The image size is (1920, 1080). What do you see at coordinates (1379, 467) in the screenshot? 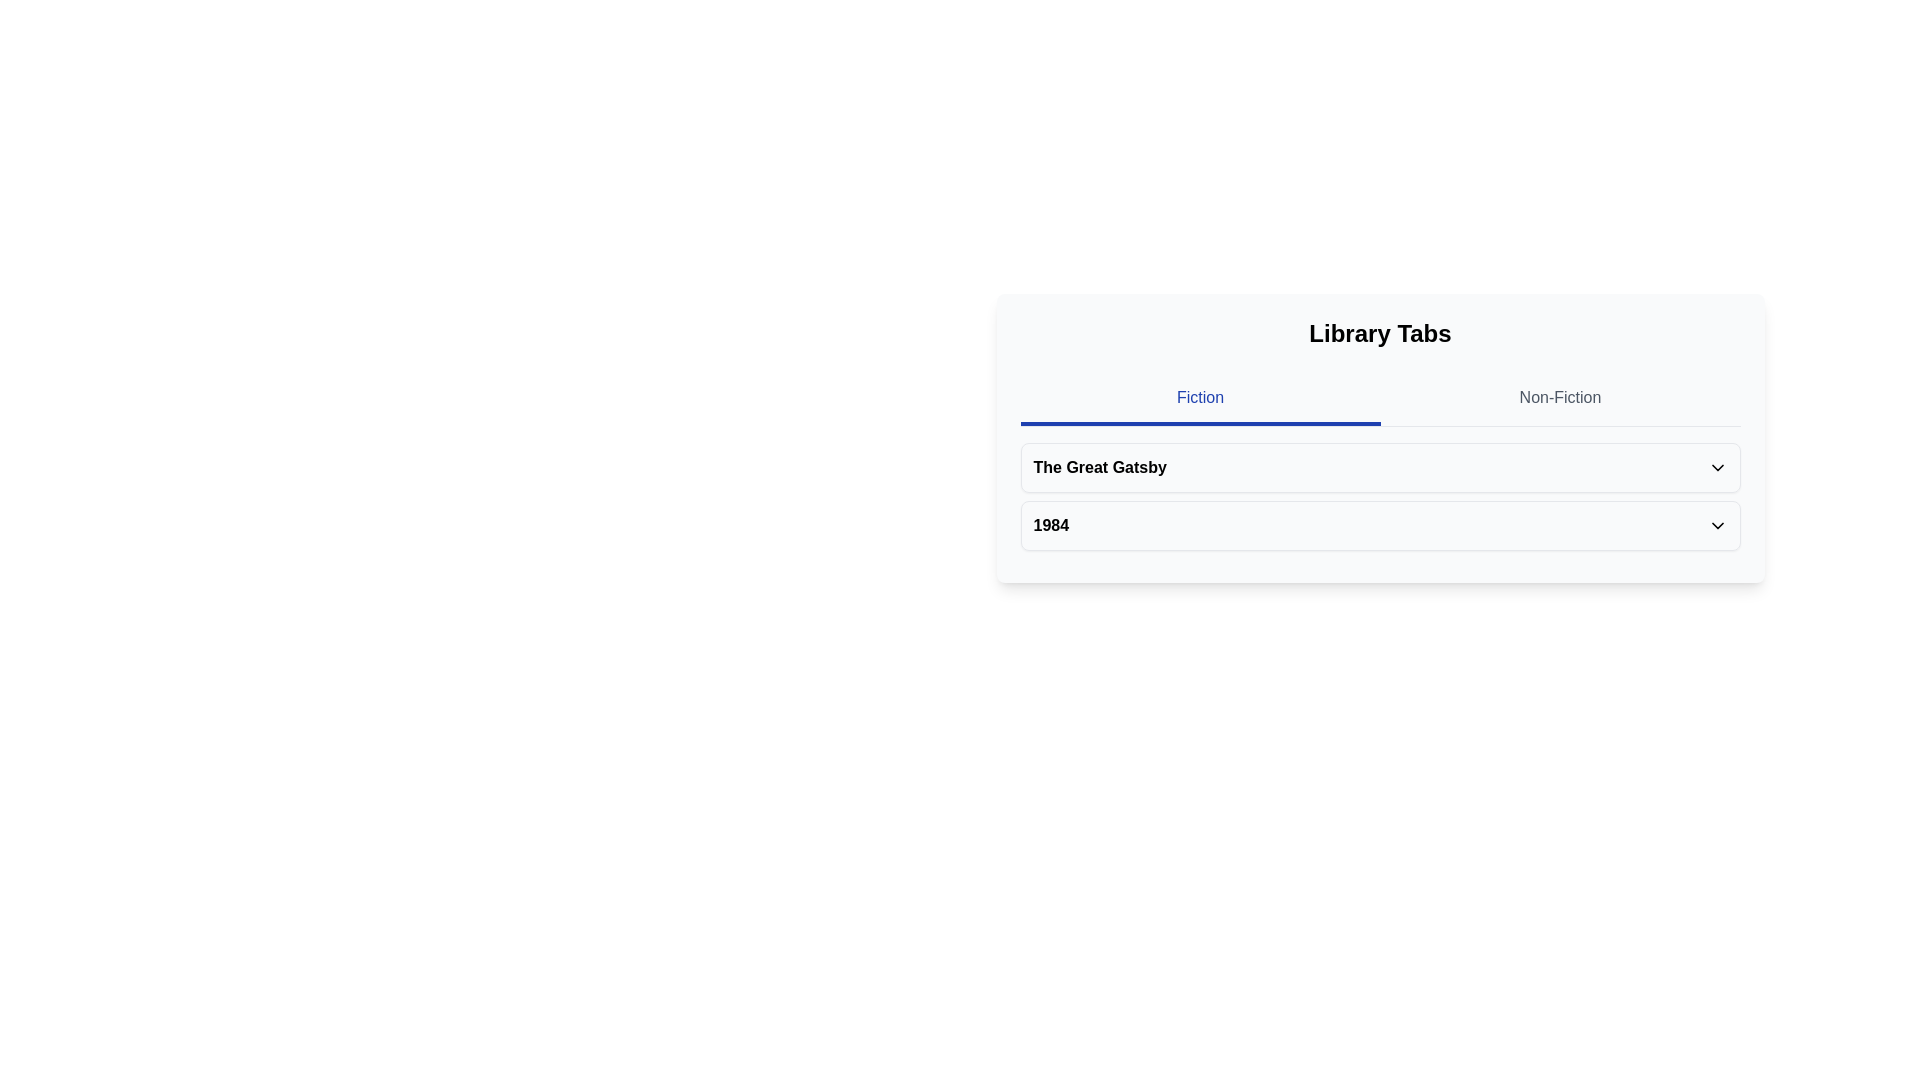
I see `the selectable book item button for 'The Great Gatsby'` at bounding box center [1379, 467].